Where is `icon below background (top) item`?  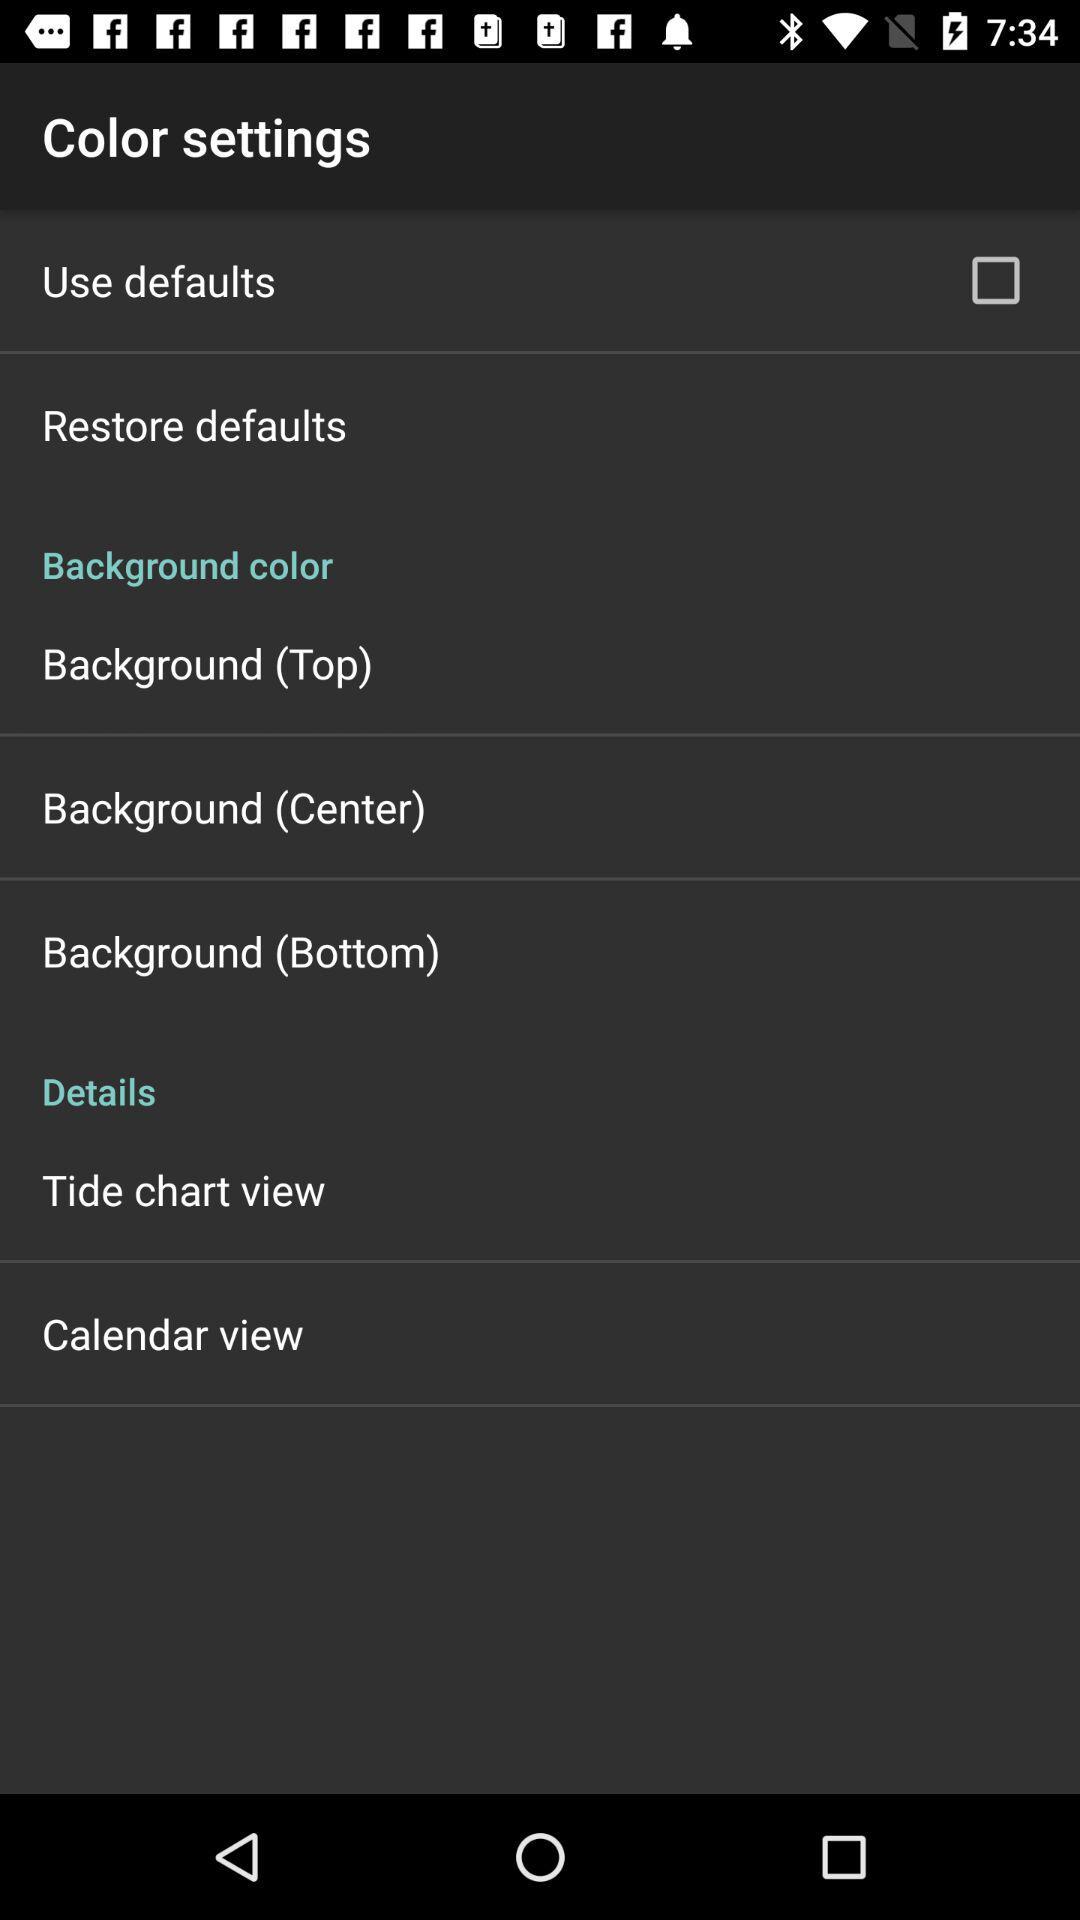 icon below background (top) item is located at coordinates (233, 806).